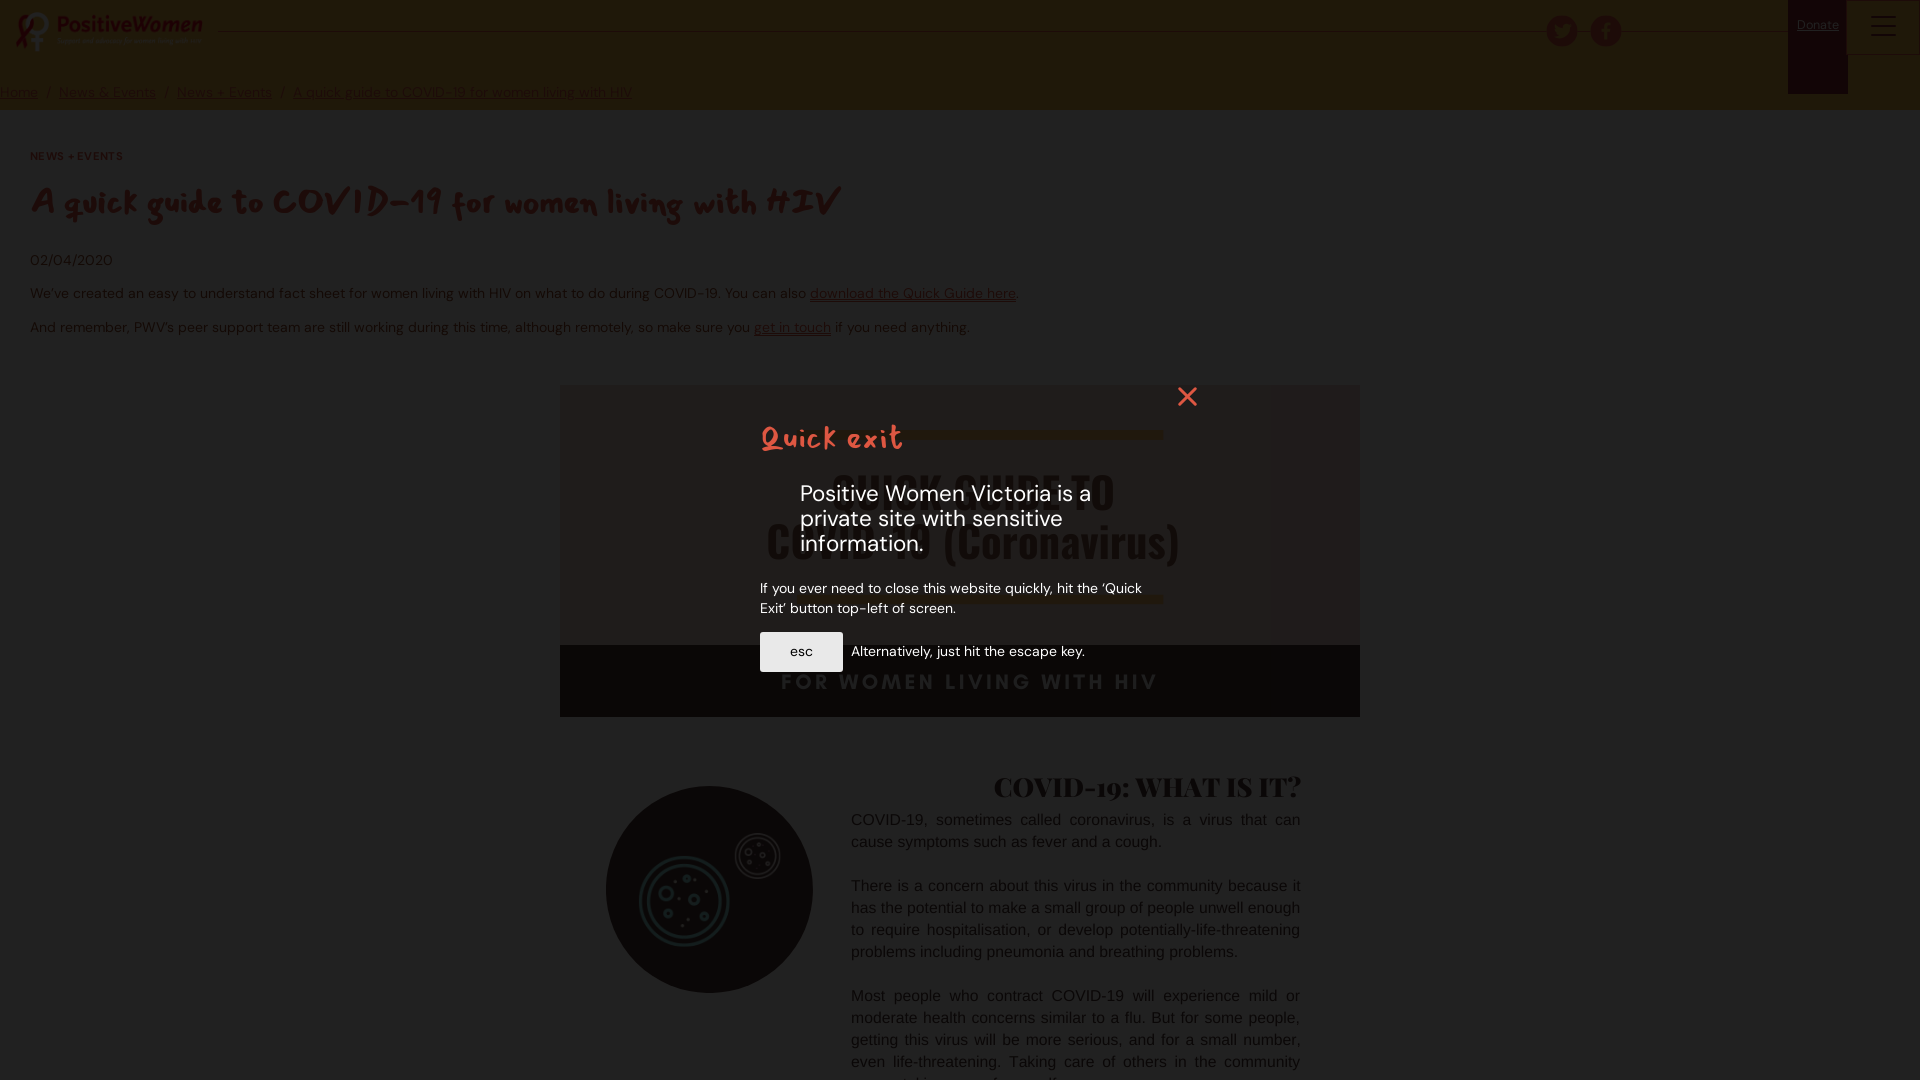 This screenshot has width=1920, height=1080. Describe the element at coordinates (461, 92) in the screenshot. I see `'A quick guide to COVID-19 for women living with HIV'` at that location.